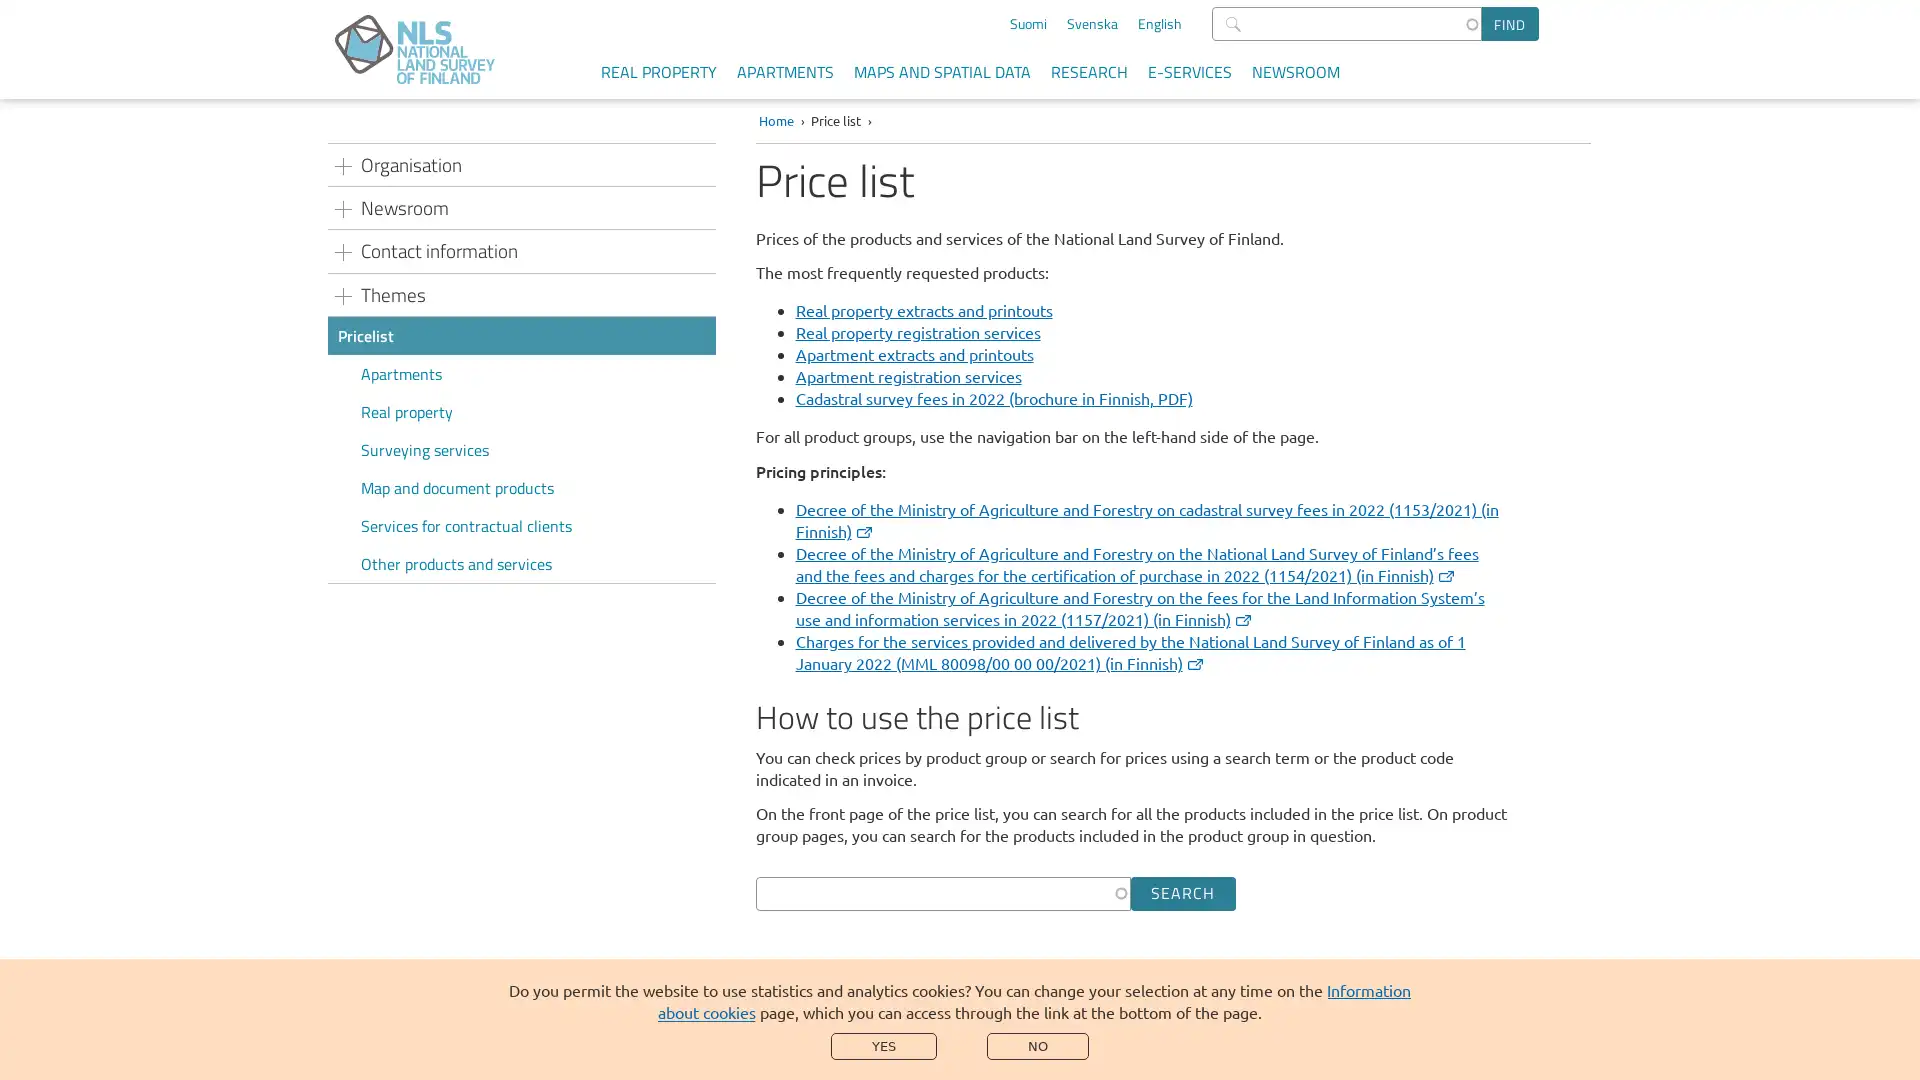 The width and height of the screenshot is (1920, 1080). What do you see at coordinates (1510, 23) in the screenshot?
I see `Find` at bounding box center [1510, 23].